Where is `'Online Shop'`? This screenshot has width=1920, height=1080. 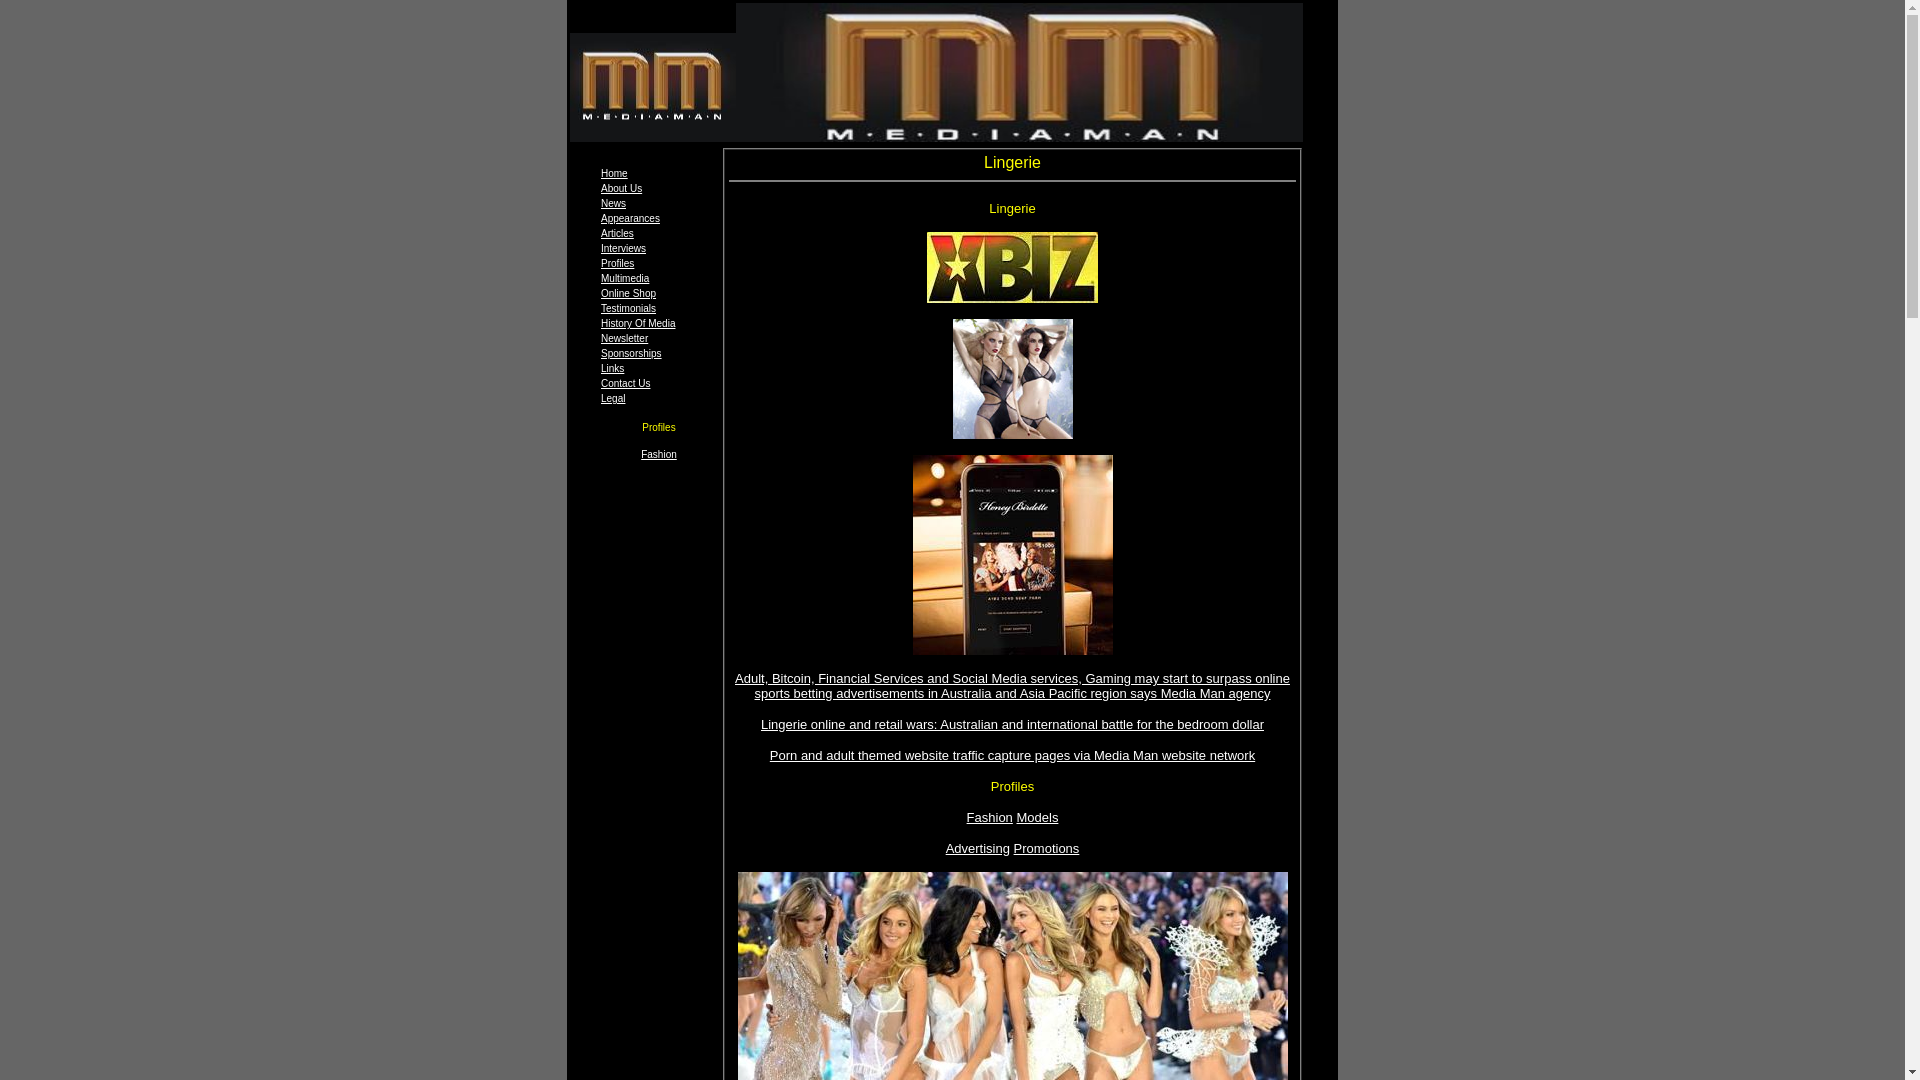
'Online Shop' is located at coordinates (627, 293).